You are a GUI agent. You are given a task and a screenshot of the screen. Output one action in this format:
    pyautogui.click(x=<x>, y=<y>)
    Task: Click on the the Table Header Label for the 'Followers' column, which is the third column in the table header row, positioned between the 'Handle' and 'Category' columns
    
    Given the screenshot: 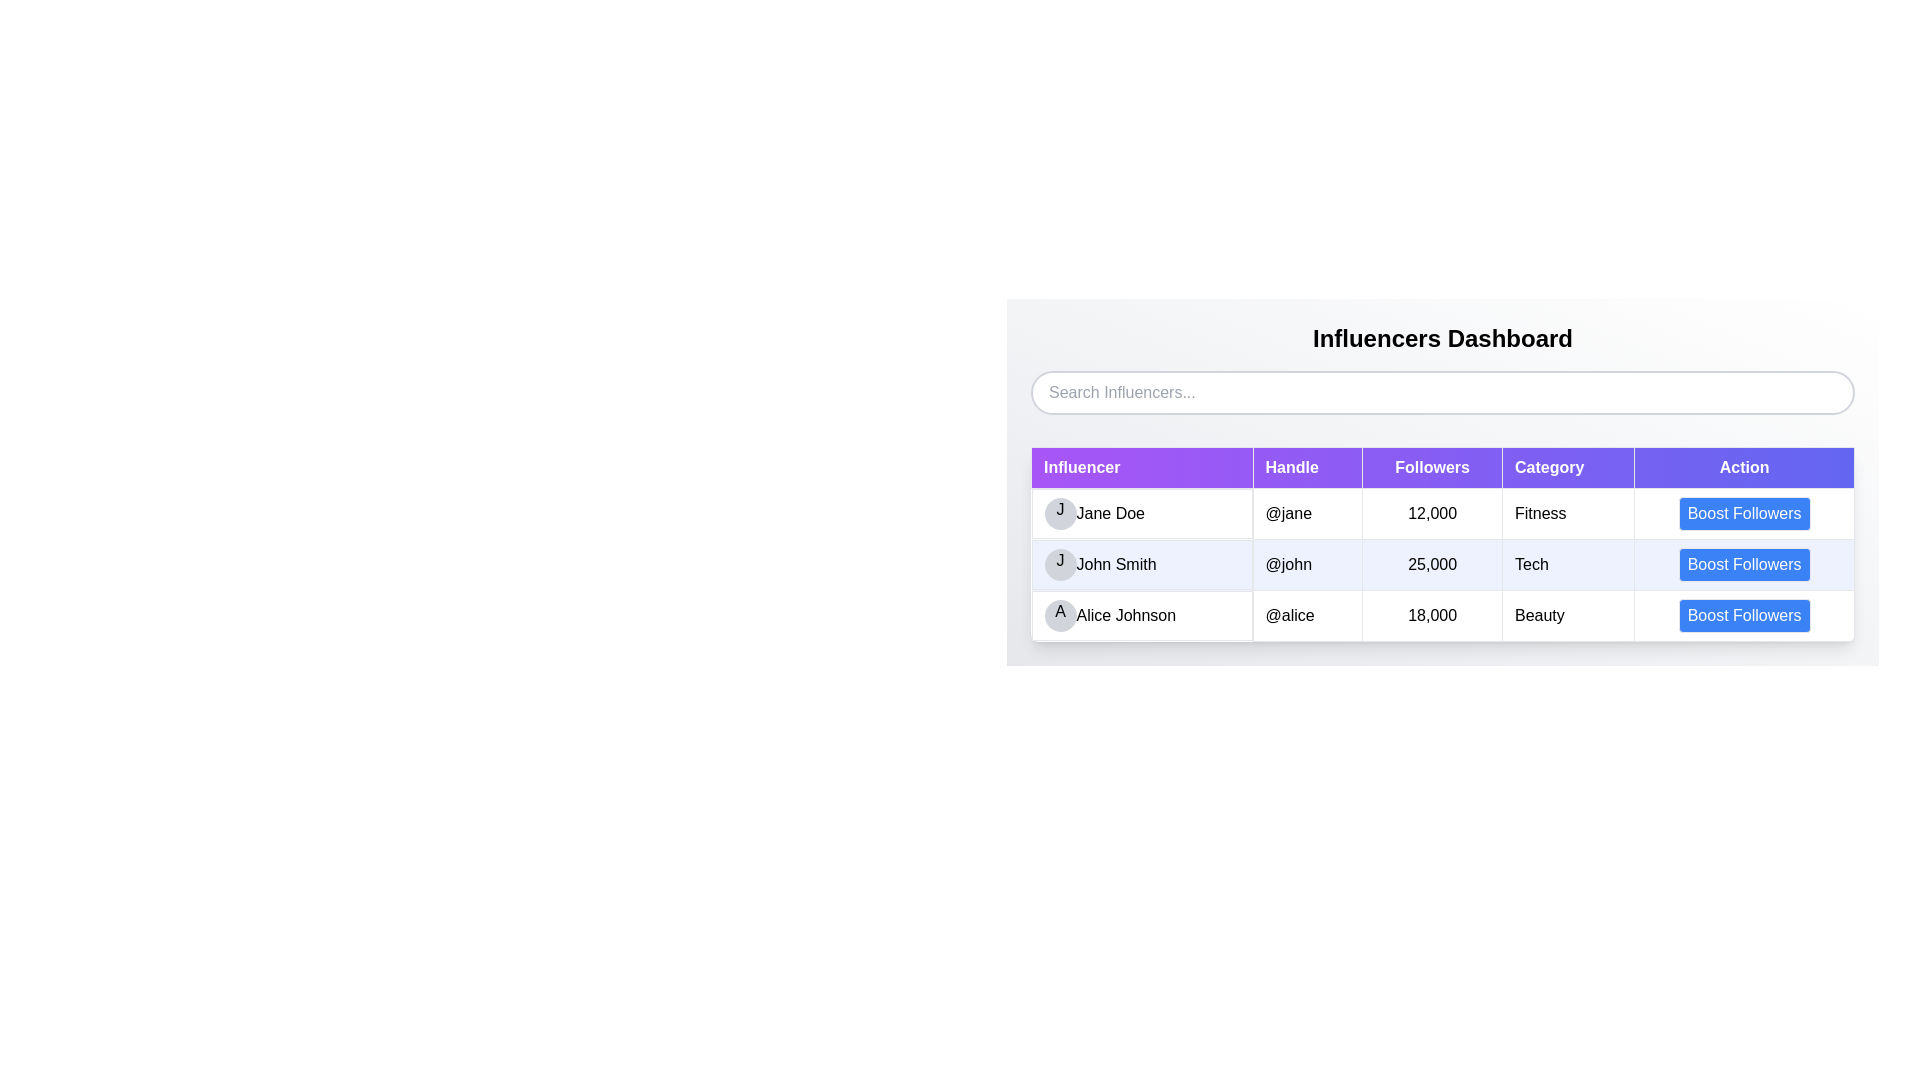 What is the action you would take?
    pyautogui.click(x=1431, y=467)
    